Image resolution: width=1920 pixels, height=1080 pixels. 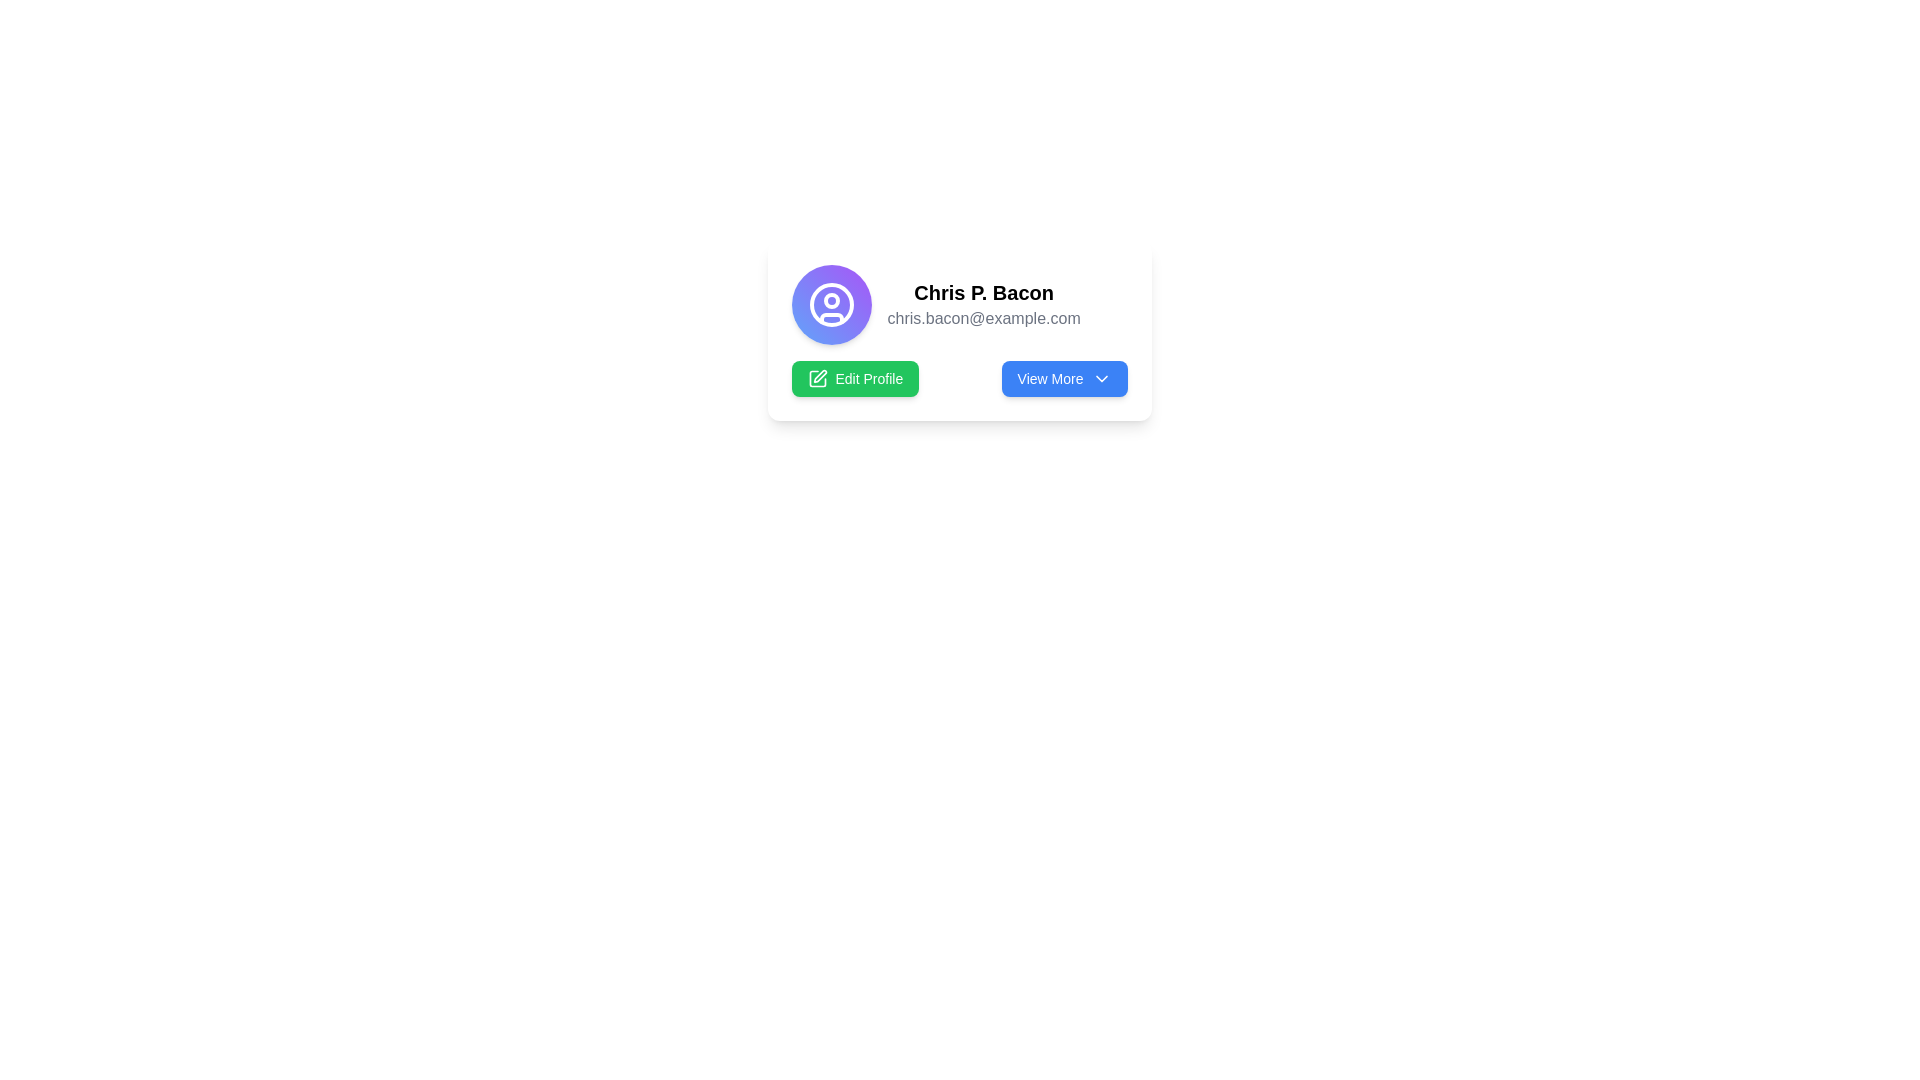 What do you see at coordinates (958, 304) in the screenshot?
I see `the Profile Information Display element which shows the name 'Chris P. Bacon' and email 'chris.bacon@example.com' in the middle-left area above the buttons 'Edit Profile' and 'View More.'` at bounding box center [958, 304].